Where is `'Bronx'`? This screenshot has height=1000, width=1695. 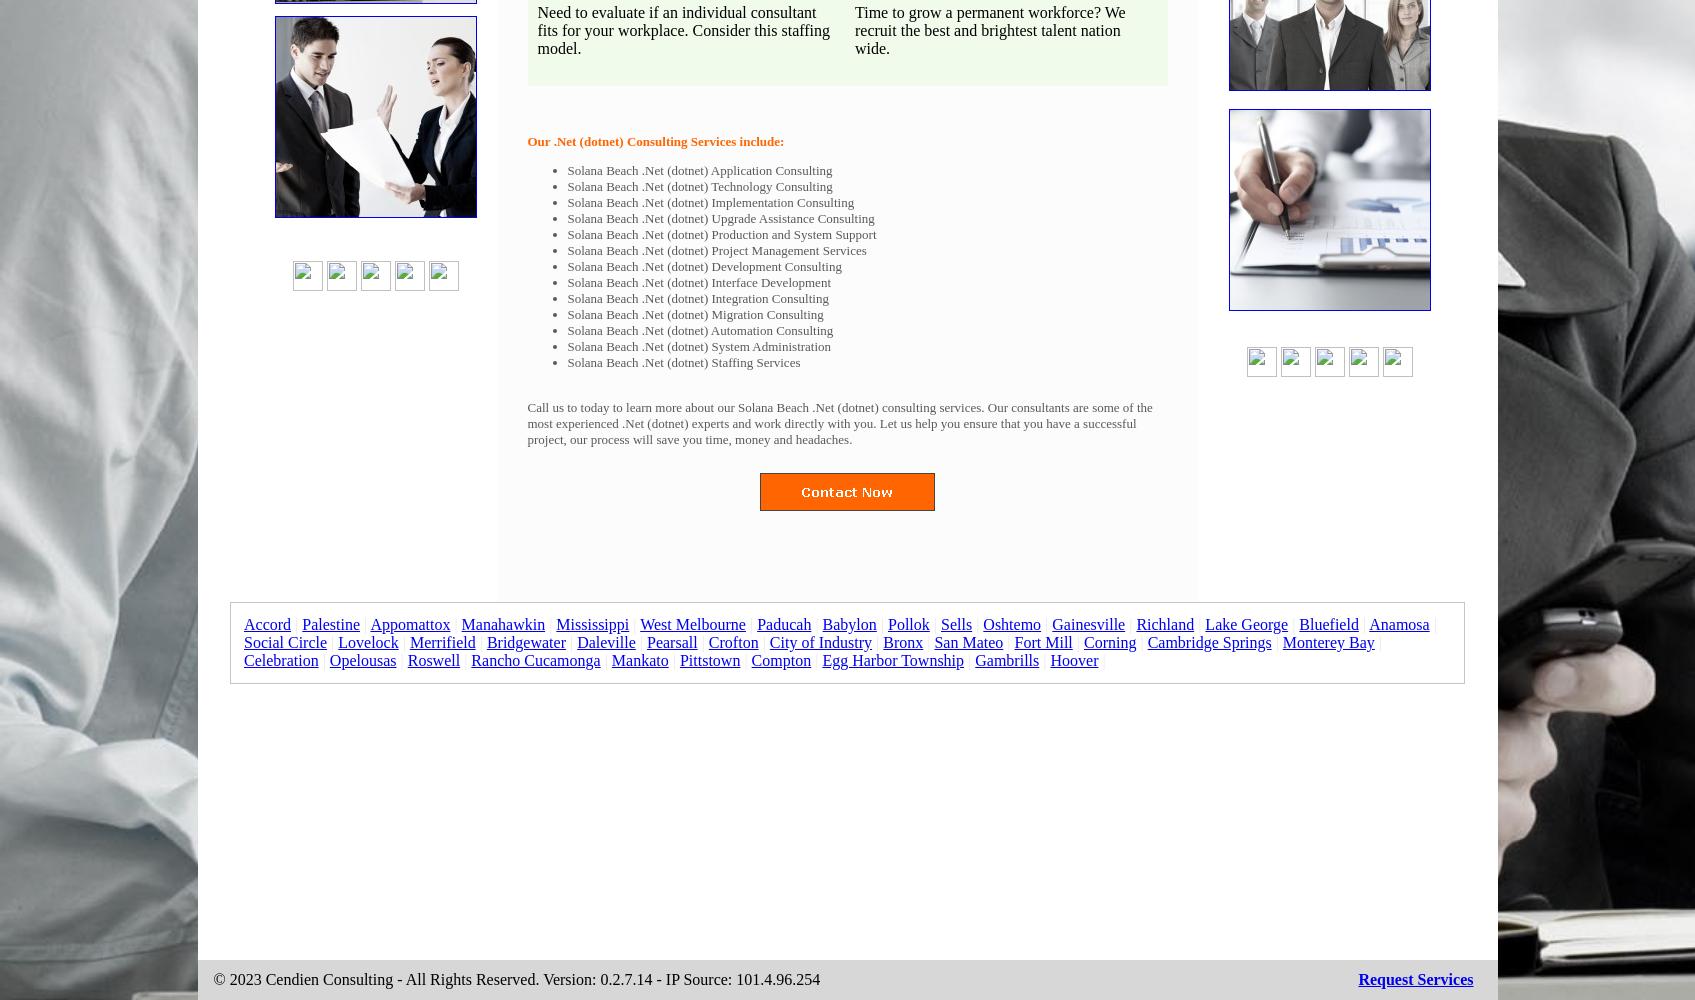
'Bronx' is located at coordinates (901, 642).